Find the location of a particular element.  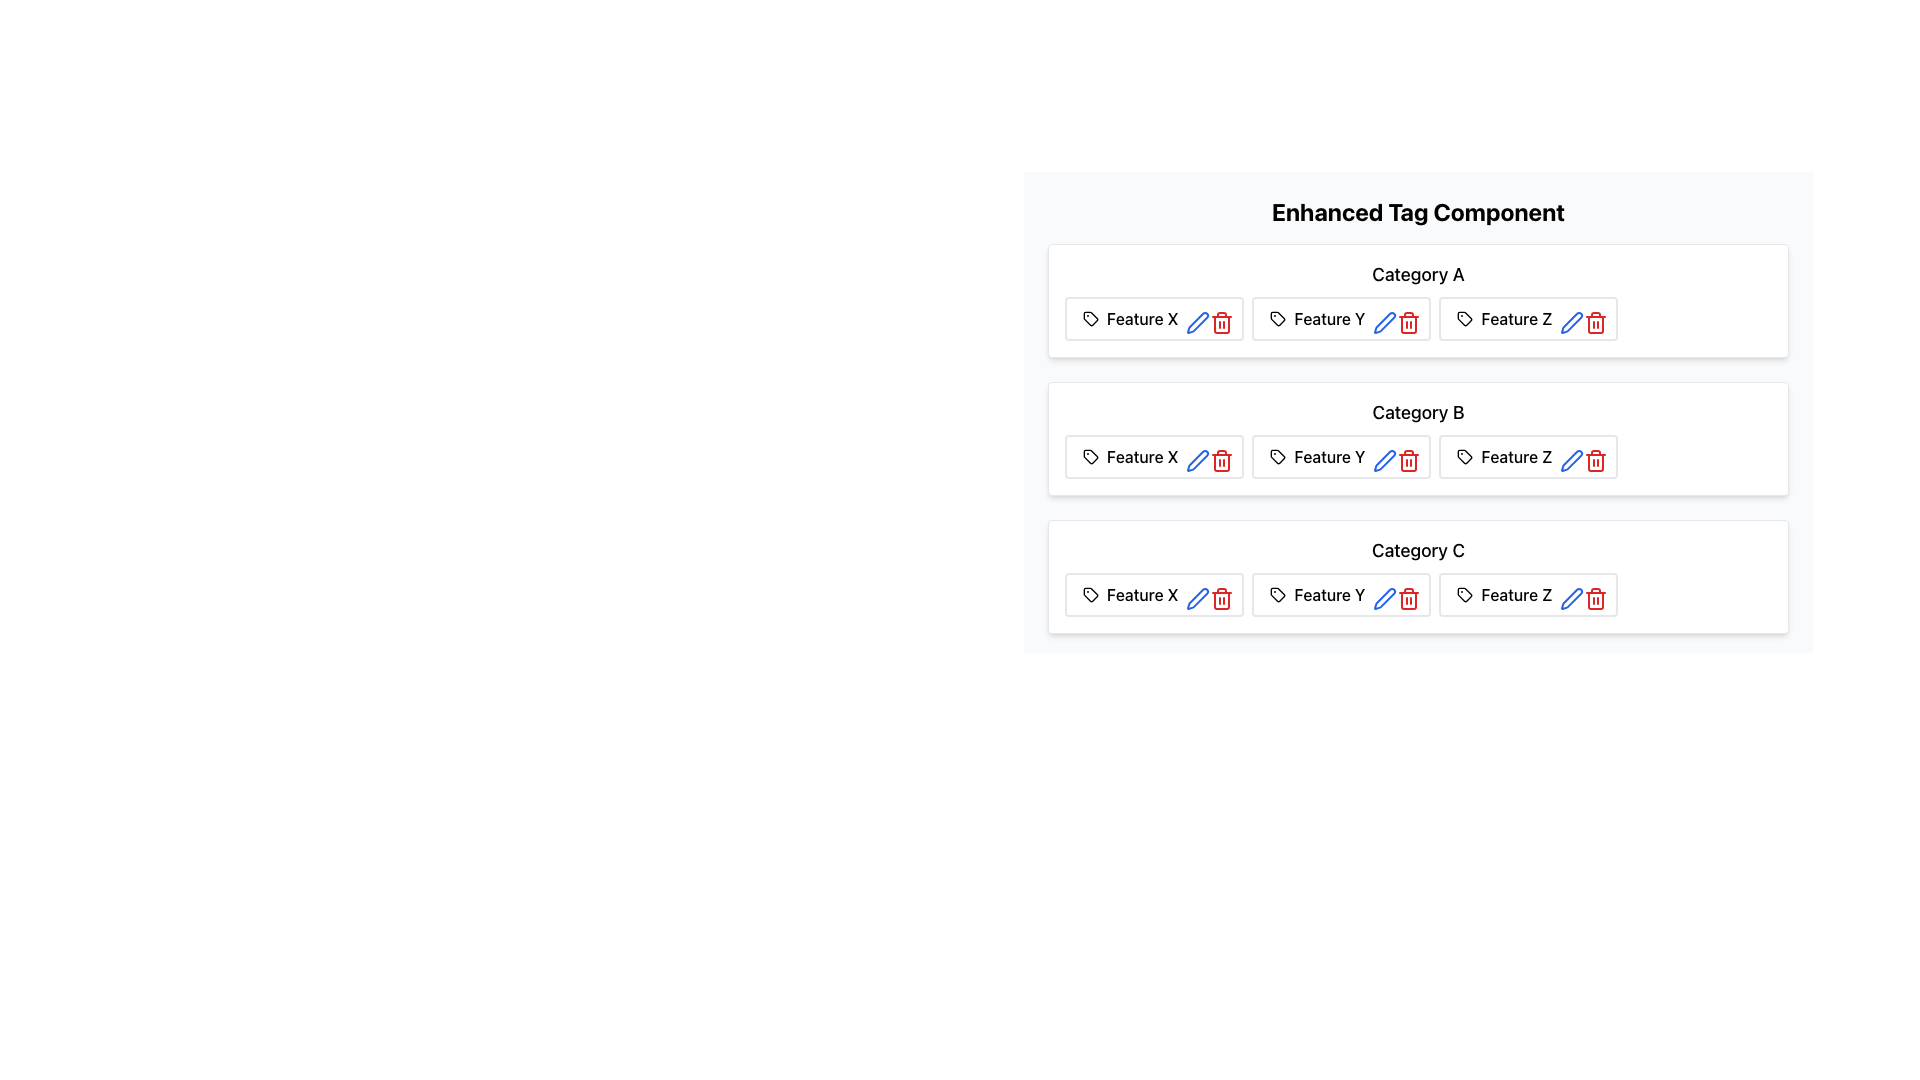

the static text label representing 'Feature Y', located in the second row under 'Category B', between 'Feature X' and interactive icons is located at coordinates (1329, 456).